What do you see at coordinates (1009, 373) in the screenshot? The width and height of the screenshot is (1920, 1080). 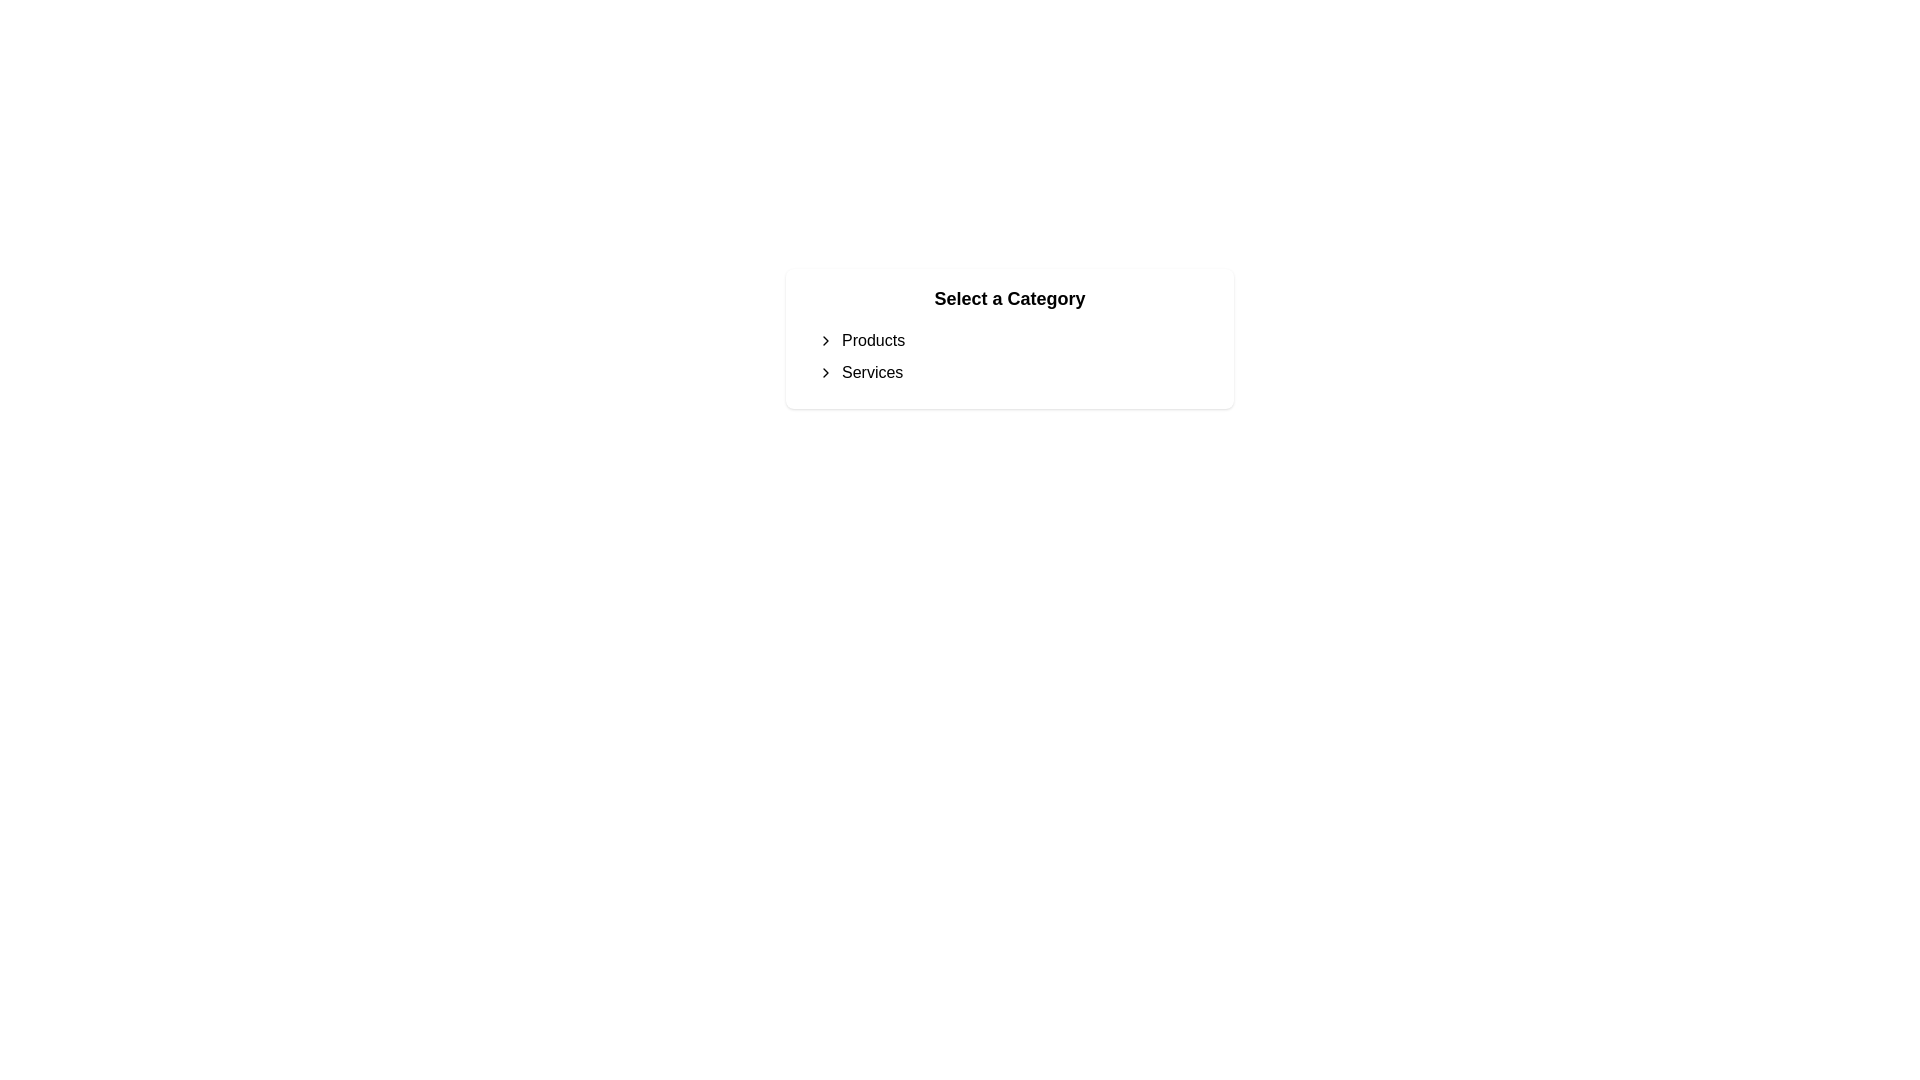 I see `the 'Services' button located directly below the 'Products' button` at bounding box center [1009, 373].